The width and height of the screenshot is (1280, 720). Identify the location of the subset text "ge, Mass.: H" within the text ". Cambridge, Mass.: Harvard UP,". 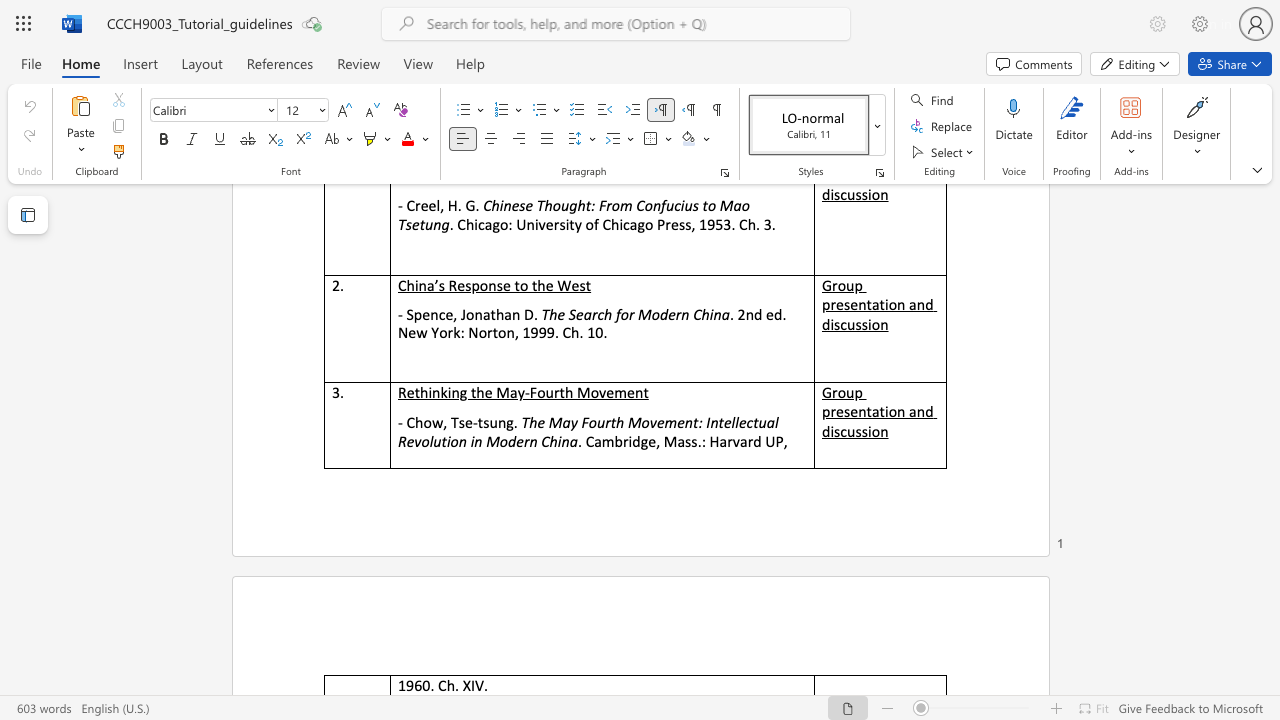
(640, 440).